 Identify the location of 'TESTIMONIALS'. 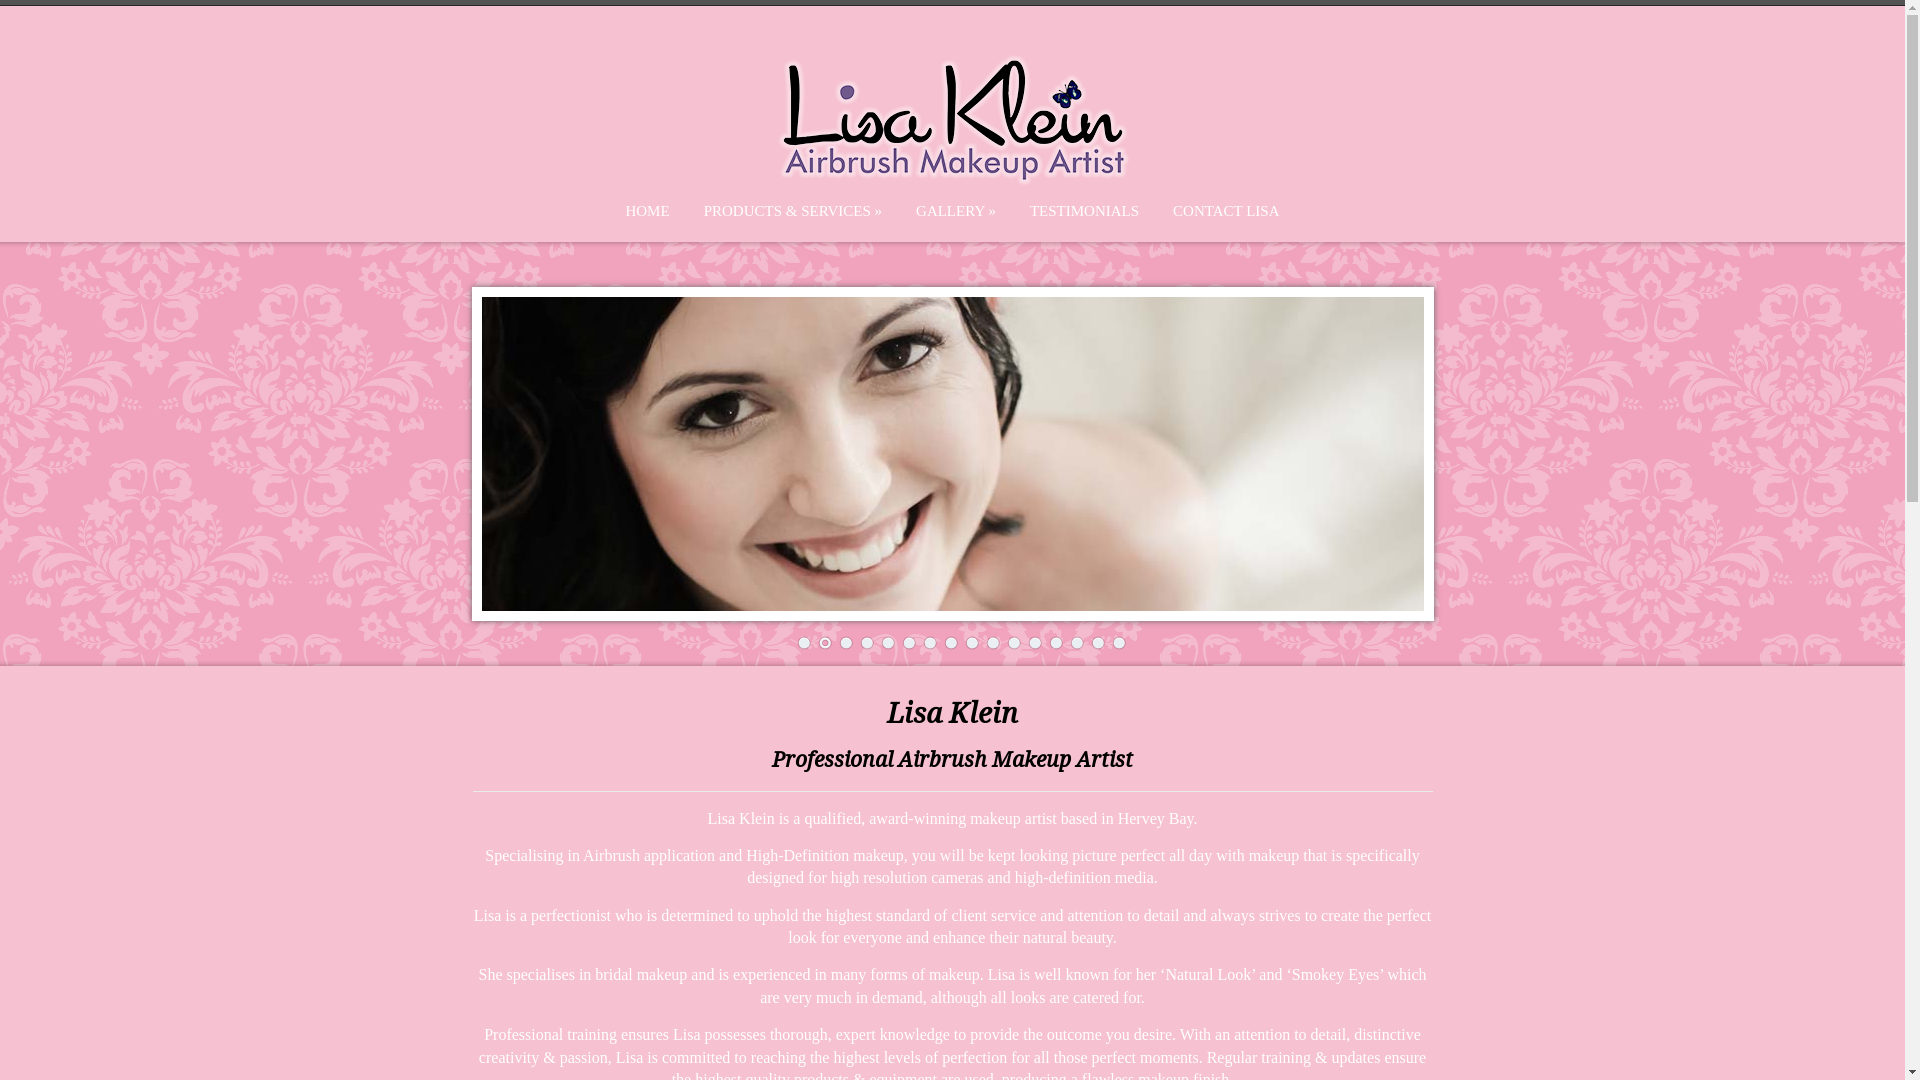
(1083, 211).